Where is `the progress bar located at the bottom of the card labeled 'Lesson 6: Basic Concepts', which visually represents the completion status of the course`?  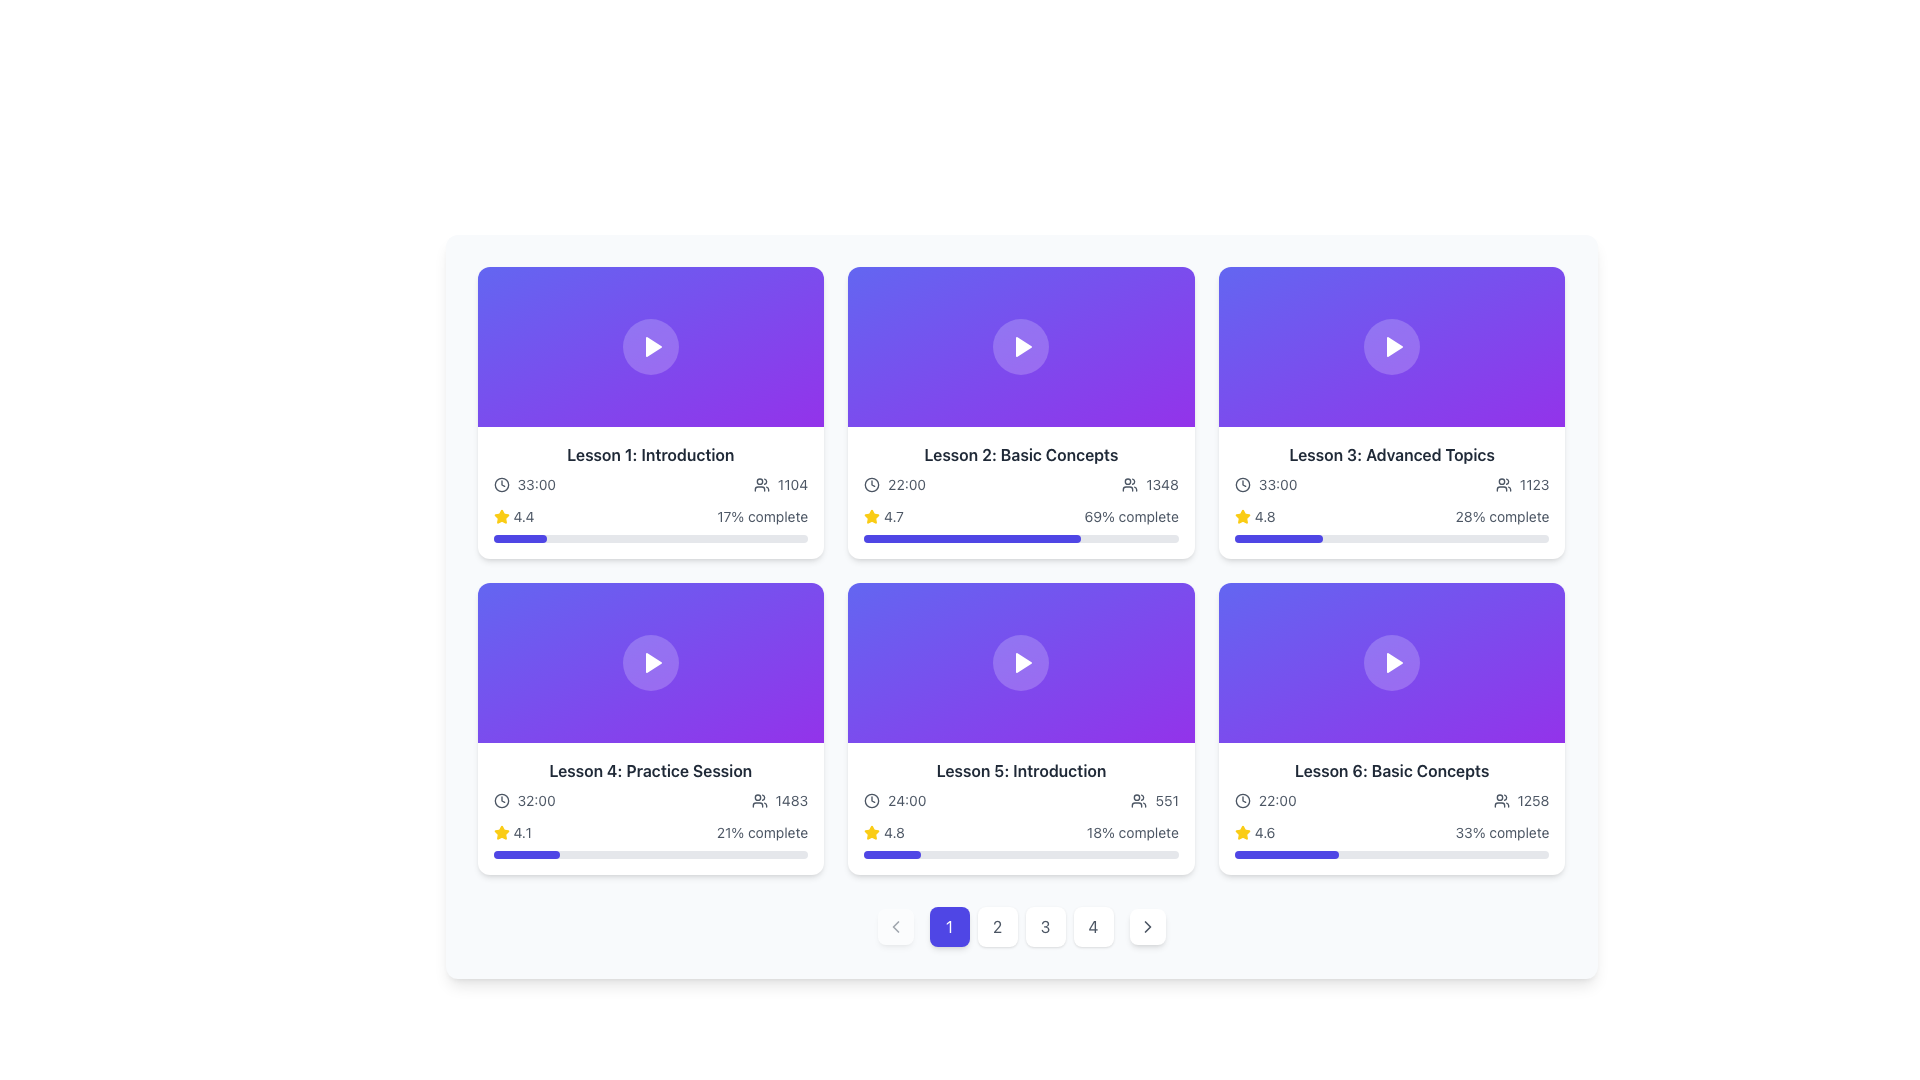
the progress bar located at the bottom of the card labeled 'Lesson 6: Basic Concepts', which visually represents the completion status of the course is located at coordinates (1286, 855).